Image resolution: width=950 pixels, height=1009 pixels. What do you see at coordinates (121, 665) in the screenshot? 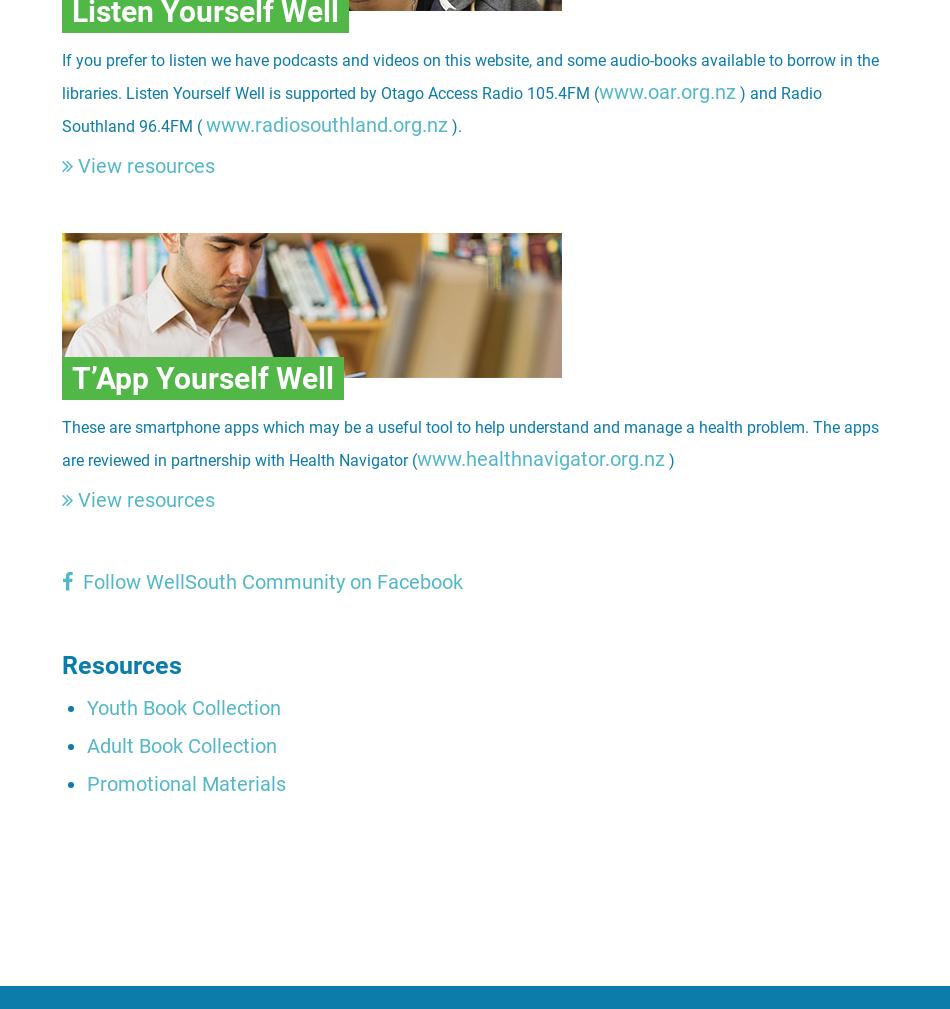
I see `'Resources'` at bounding box center [121, 665].